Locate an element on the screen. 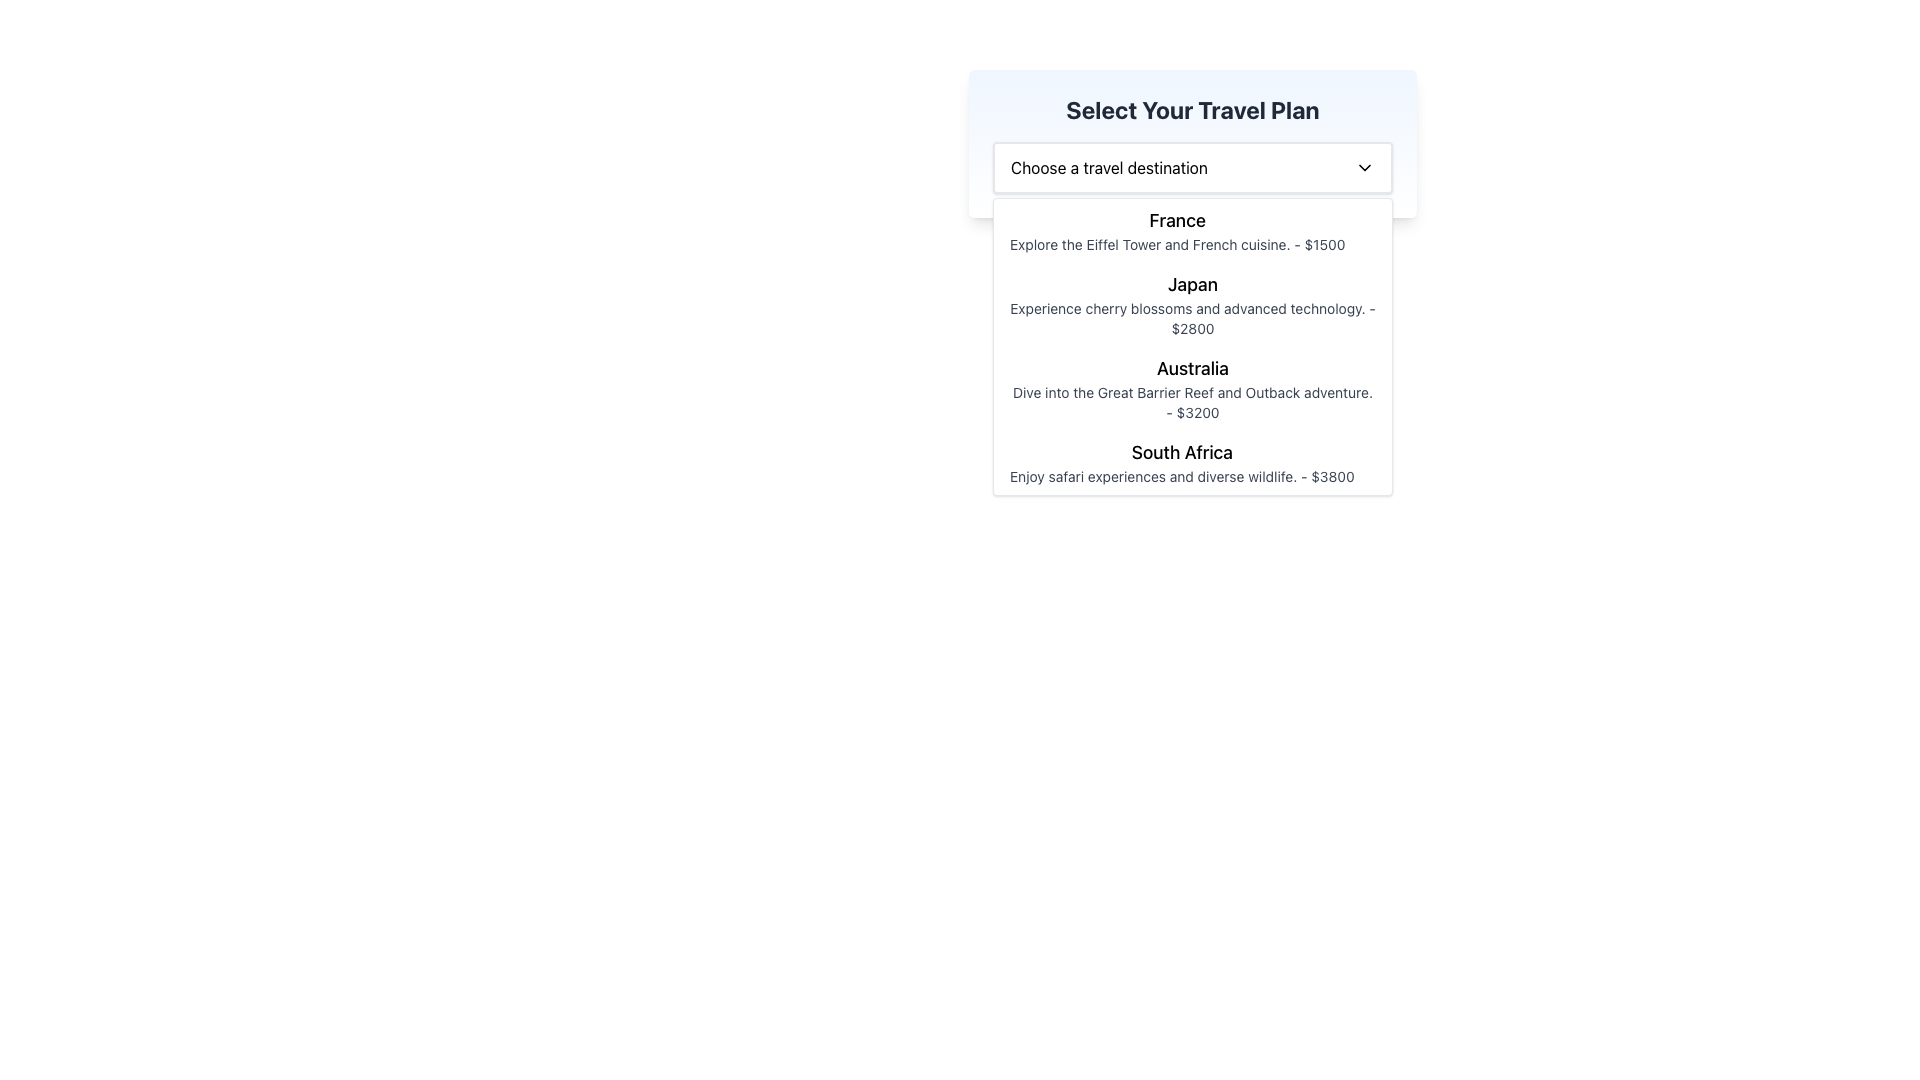 This screenshot has height=1080, width=1920. the text heading that serves as a label for selecting a travel plan, located at the upper-middle section of the interface is located at coordinates (1193, 110).